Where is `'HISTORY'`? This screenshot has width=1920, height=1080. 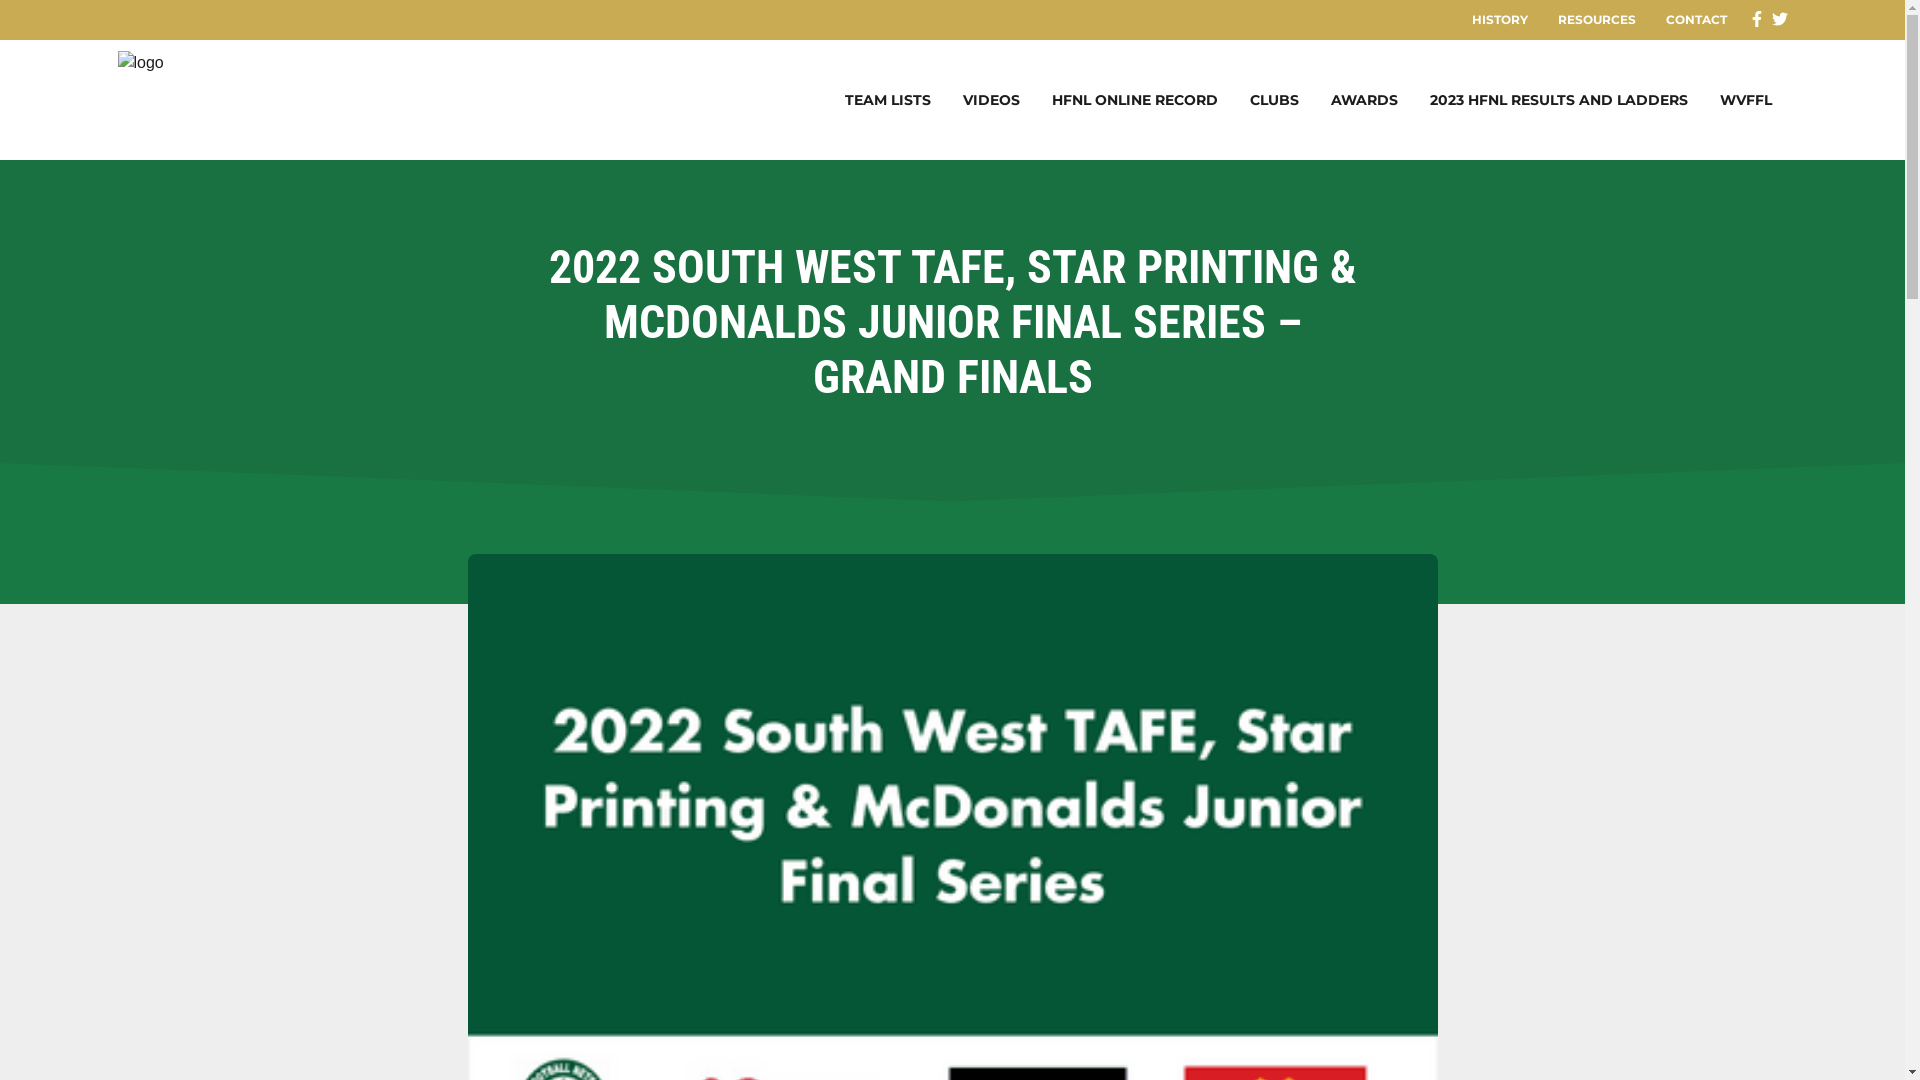
'HISTORY' is located at coordinates (1455, 19).